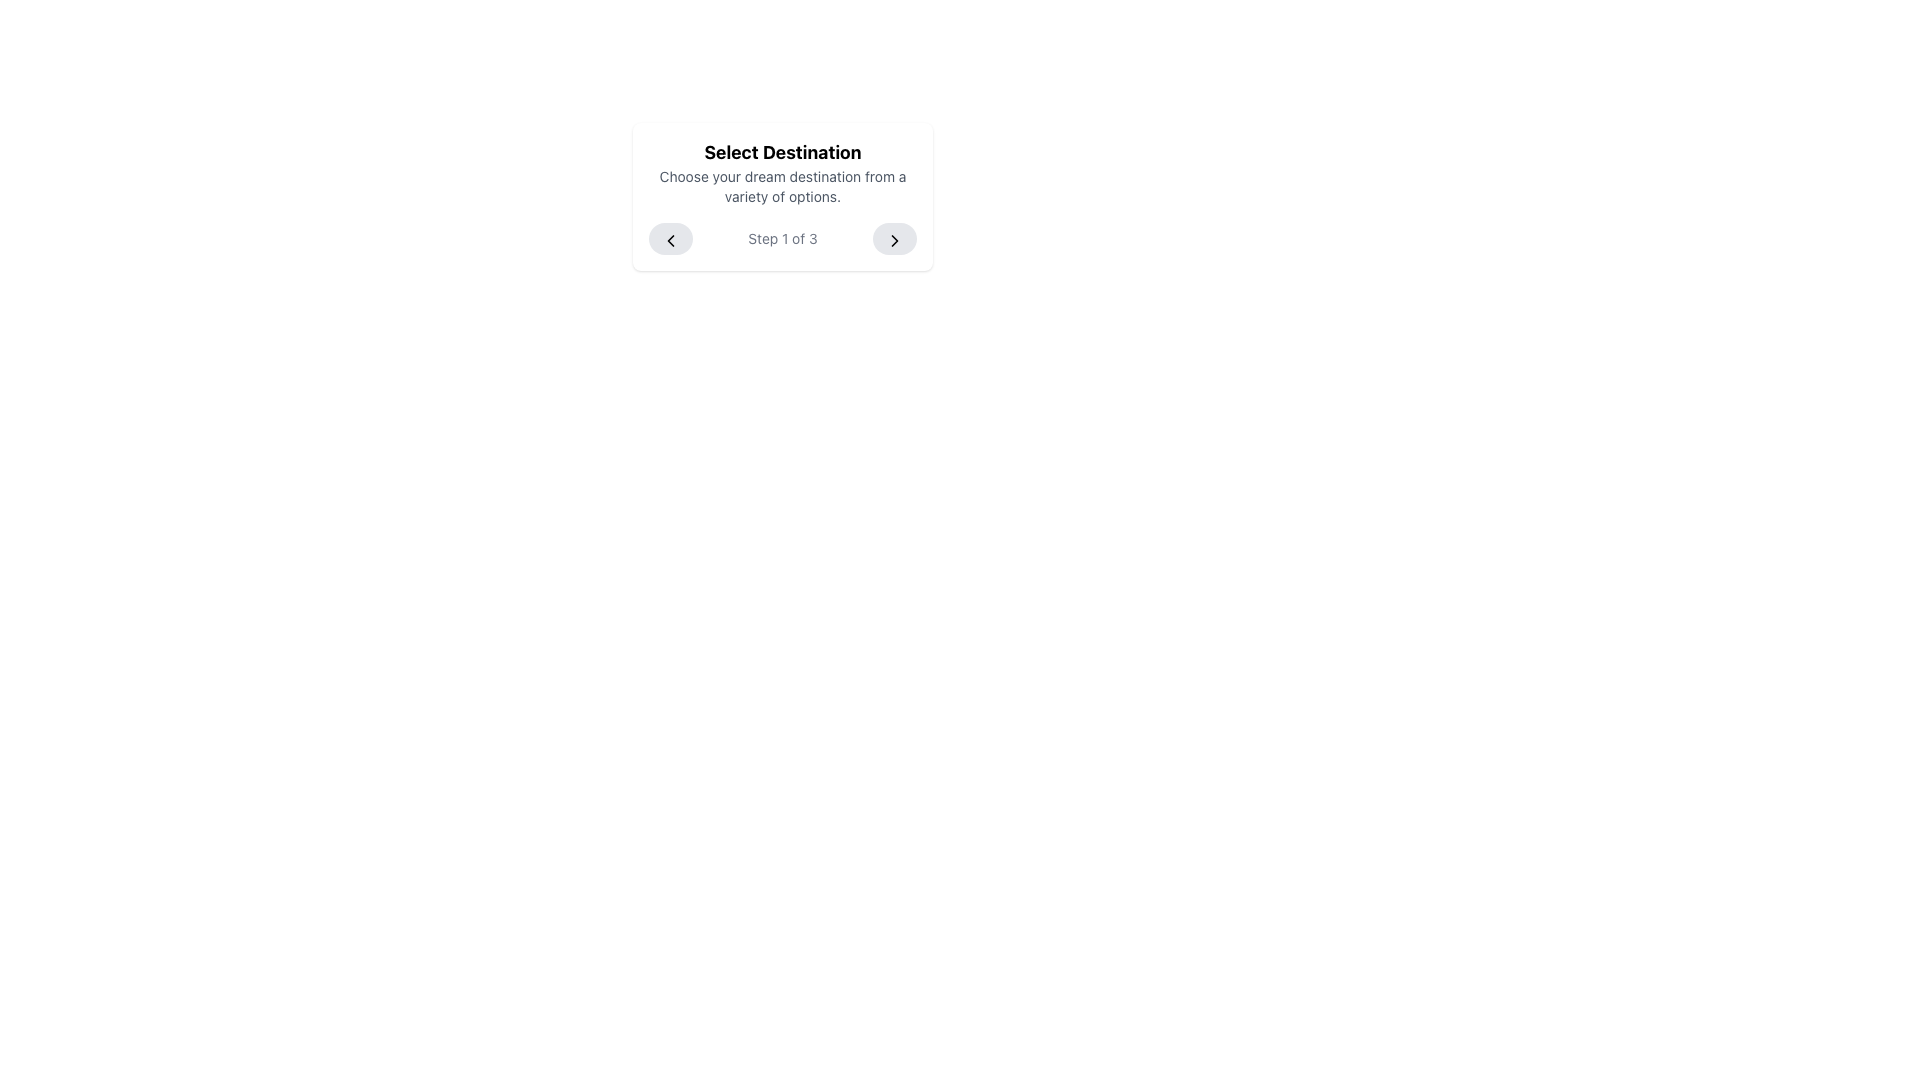 Image resolution: width=1920 pixels, height=1080 pixels. I want to click on the right-facing chevron icon located within the circular button on the right-hand side of the card interface, so click(893, 238).